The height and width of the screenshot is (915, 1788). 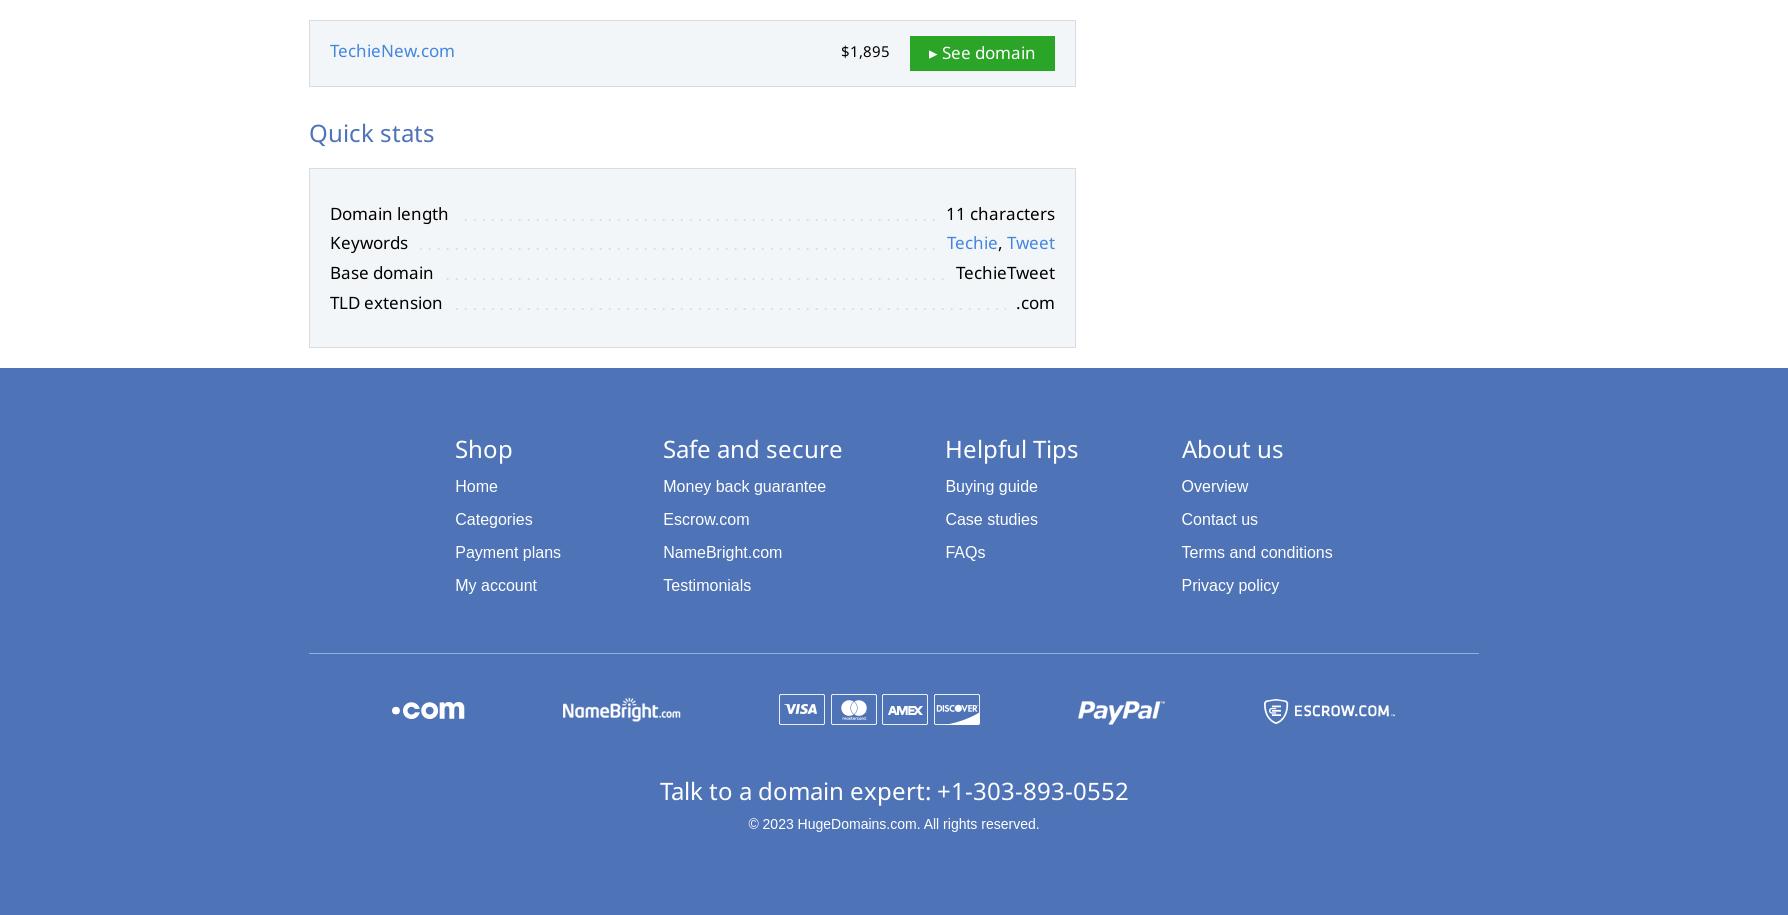 What do you see at coordinates (1218, 519) in the screenshot?
I see `'Contact us'` at bounding box center [1218, 519].